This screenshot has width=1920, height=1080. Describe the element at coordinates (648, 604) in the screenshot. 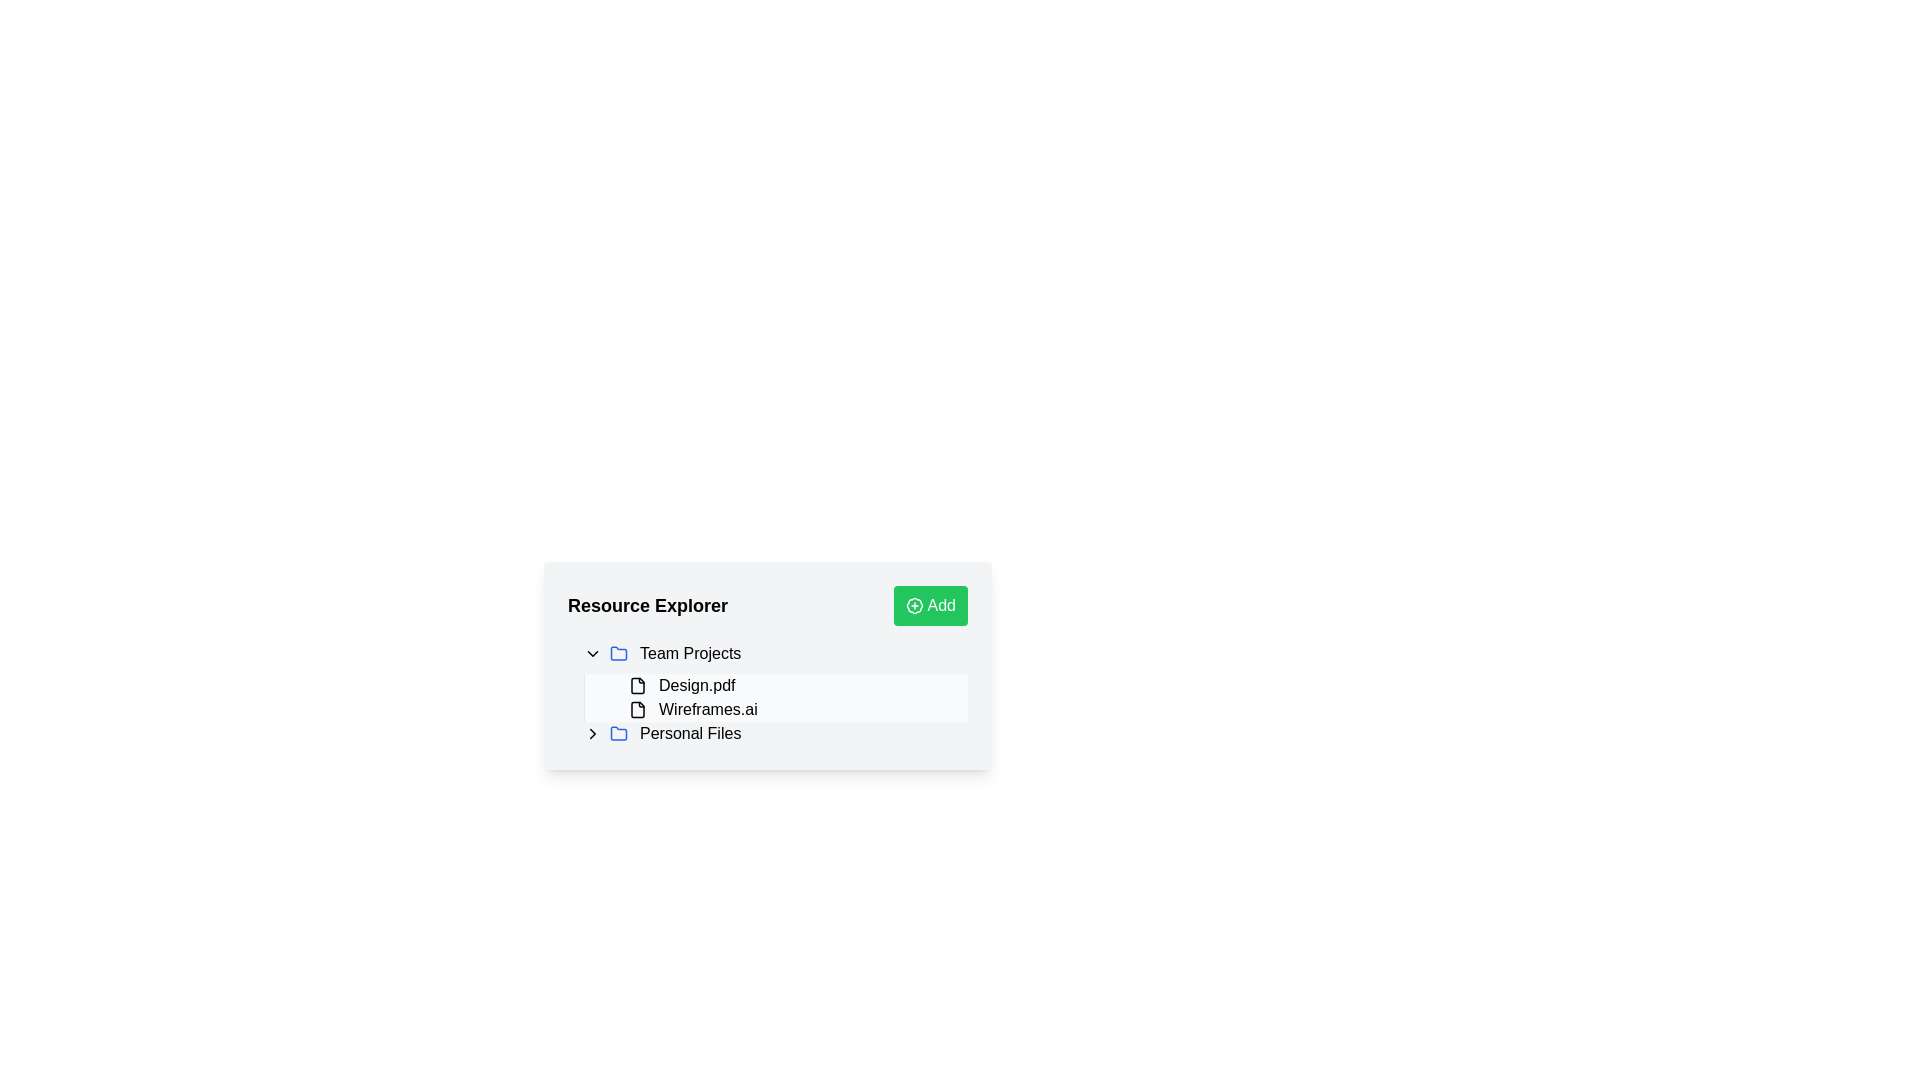

I see `the Text Label that serves as a header or title for the section, positioned on the left-hand side above a list structure` at that location.